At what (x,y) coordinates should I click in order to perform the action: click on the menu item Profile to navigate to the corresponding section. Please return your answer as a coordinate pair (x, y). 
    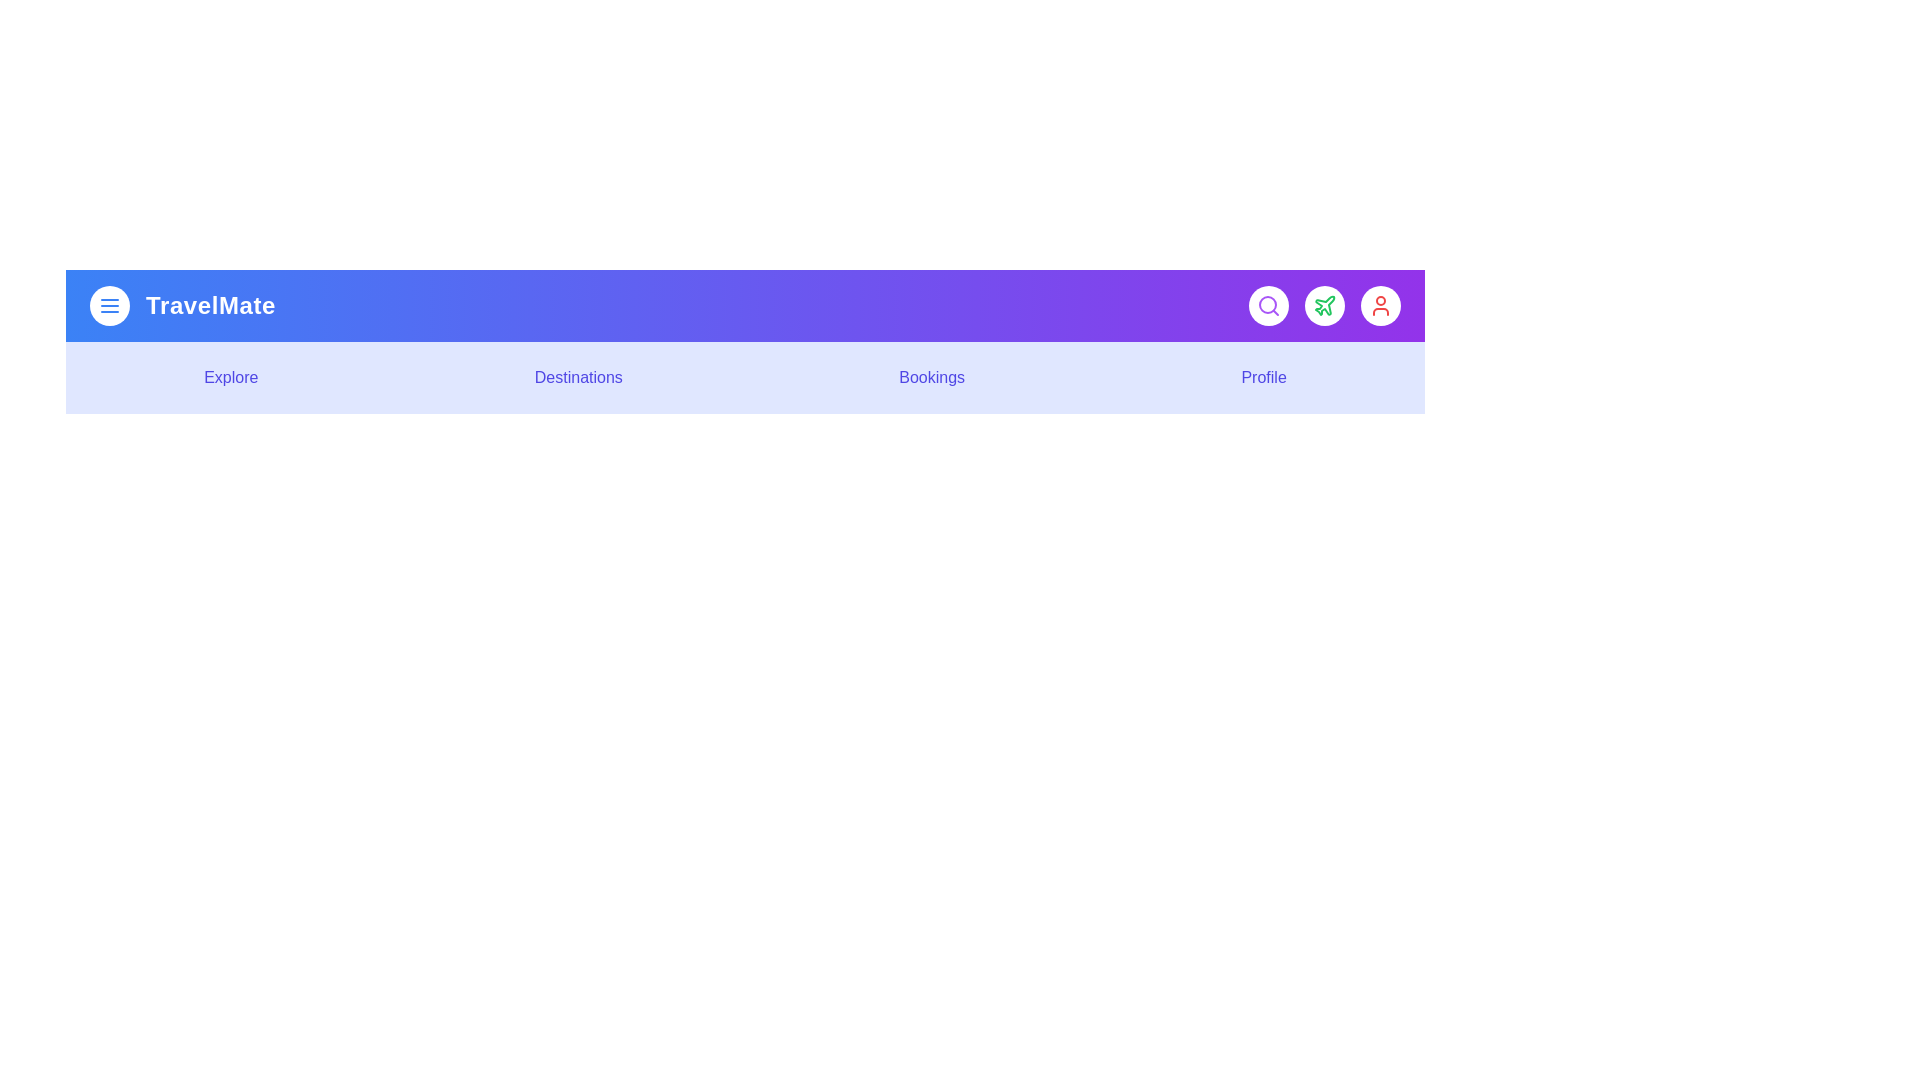
    Looking at the image, I should click on (1262, 378).